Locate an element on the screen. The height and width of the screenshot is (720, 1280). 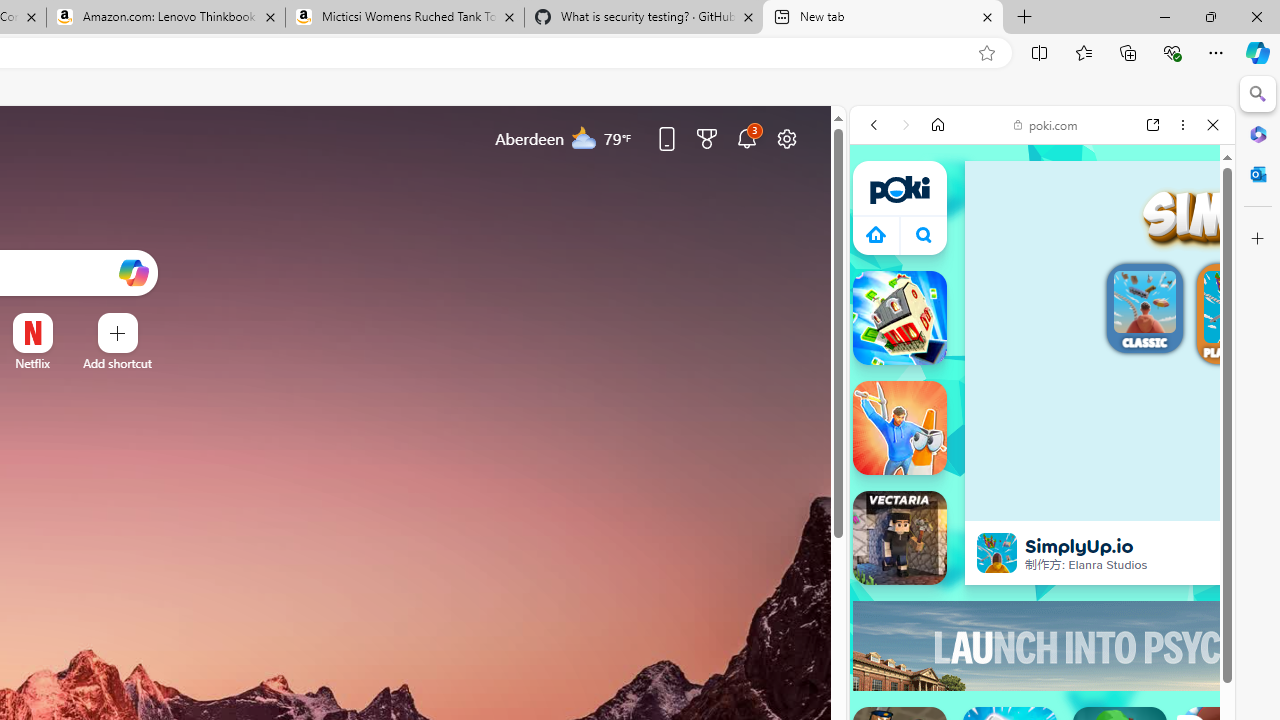
'Class: B_5ykBA46kDOxiz_R9wm' is located at coordinates (923, 234).